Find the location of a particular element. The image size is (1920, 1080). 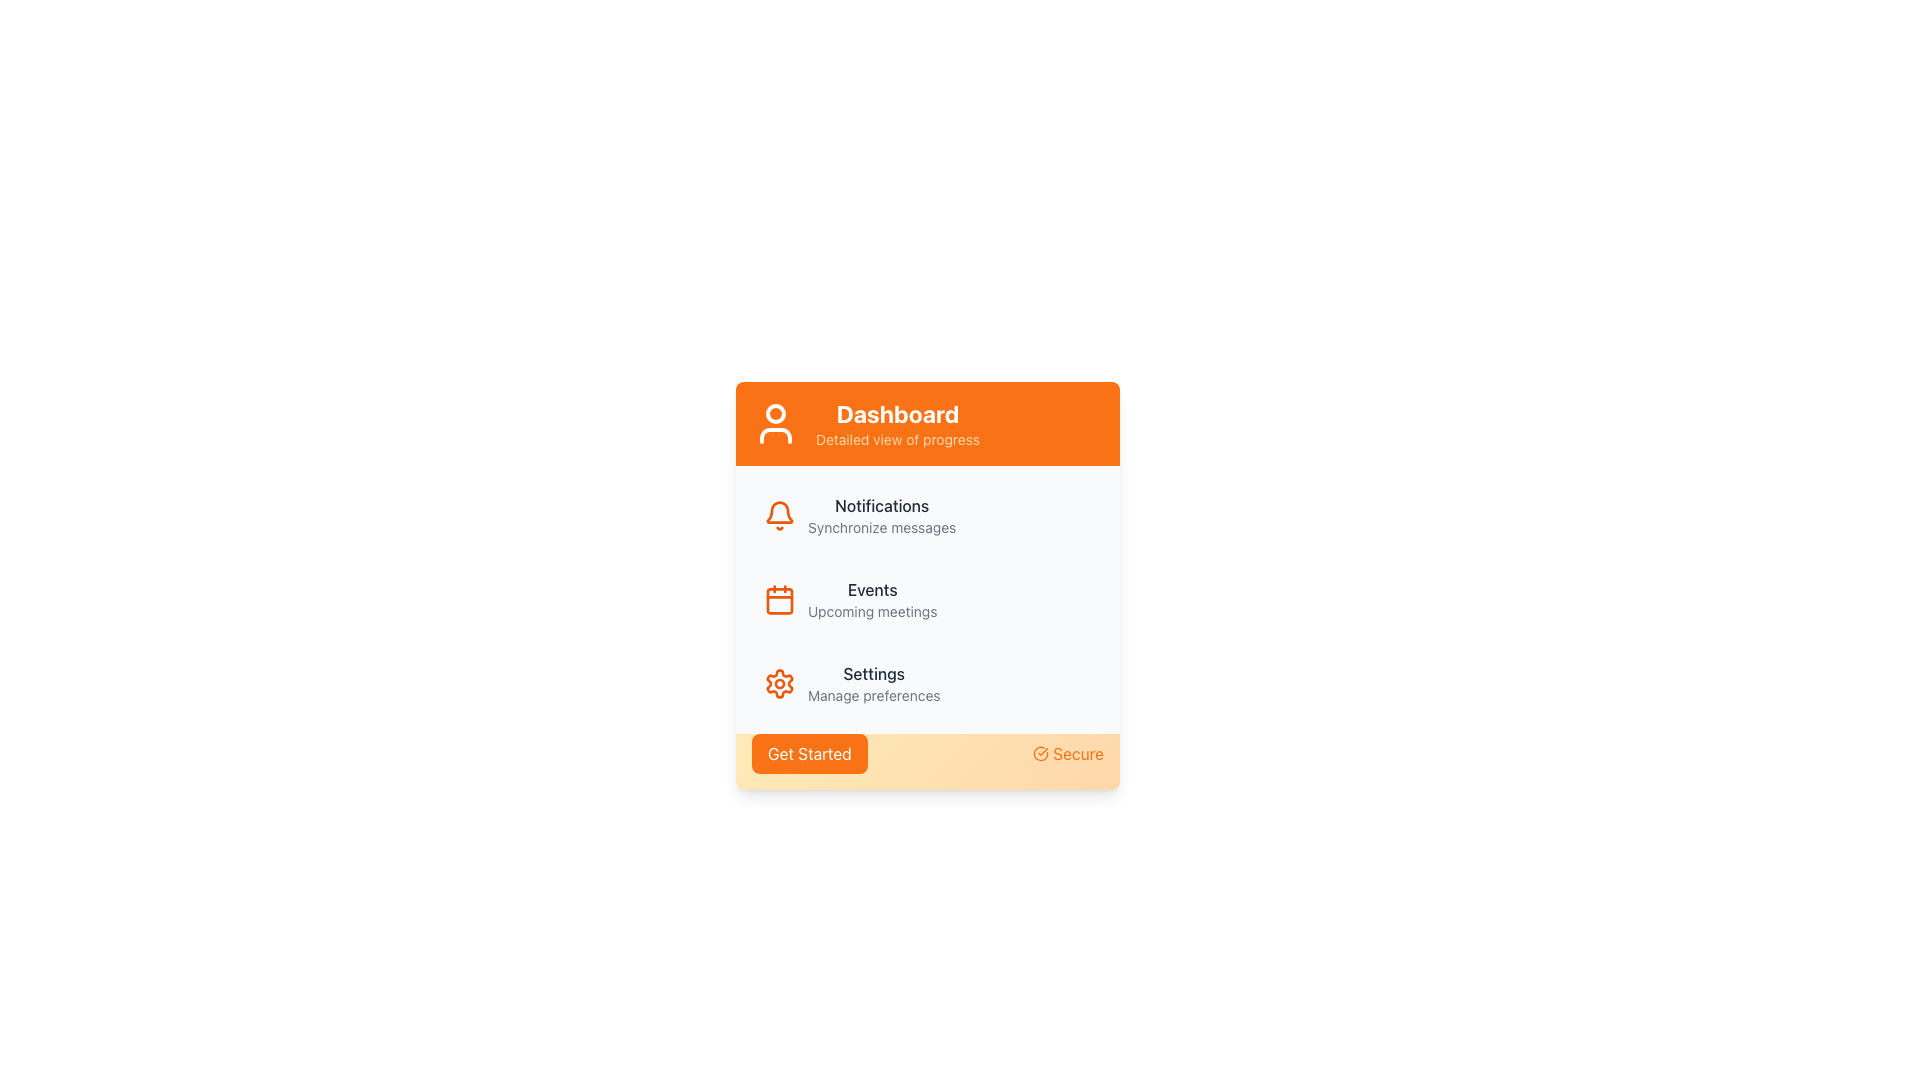

the 'Settings' static text label, which is styled in medium-weight dark gray font and is the first option on a white card is located at coordinates (874, 674).